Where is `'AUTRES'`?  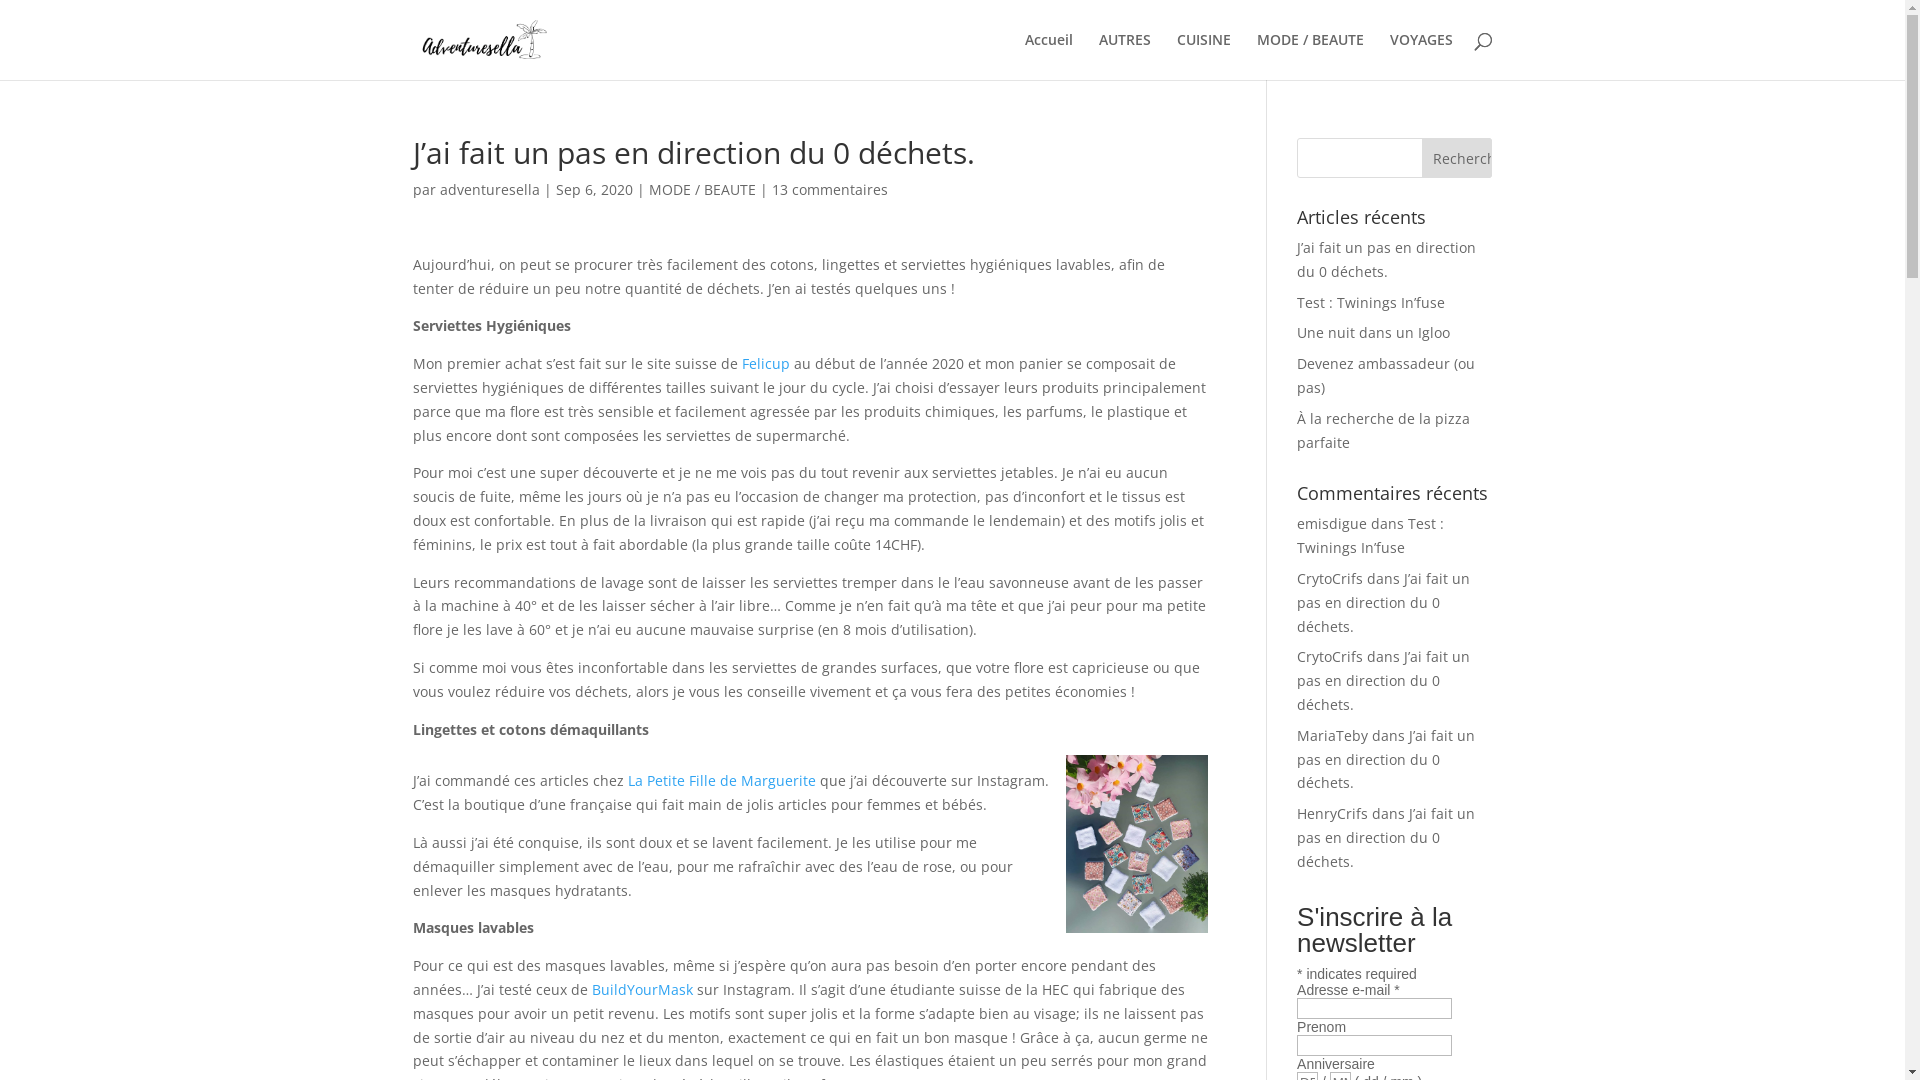
'AUTRES' is located at coordinates (1123, 55).